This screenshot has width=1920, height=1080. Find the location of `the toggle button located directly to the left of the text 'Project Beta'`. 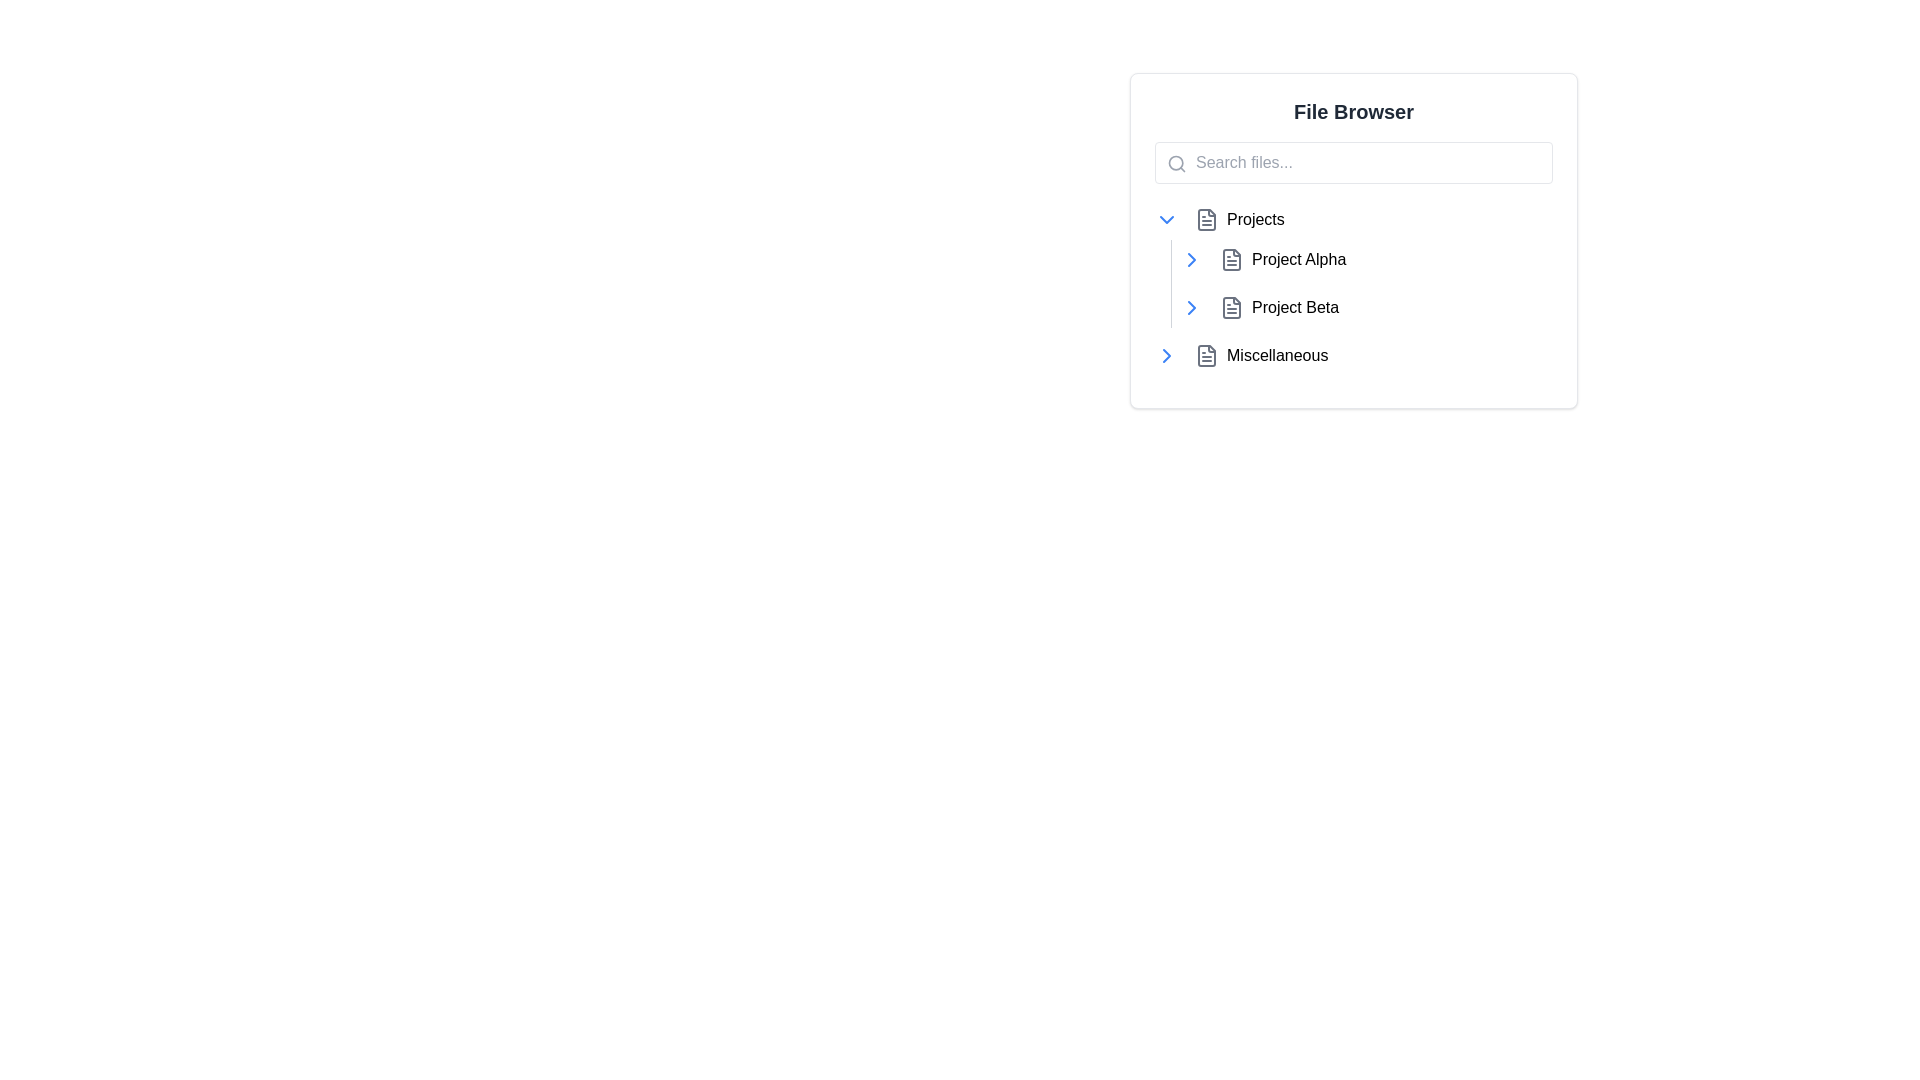

the toggle button located directly to the left of the text 'Project Beta' is located at coordinates (1191, 308).